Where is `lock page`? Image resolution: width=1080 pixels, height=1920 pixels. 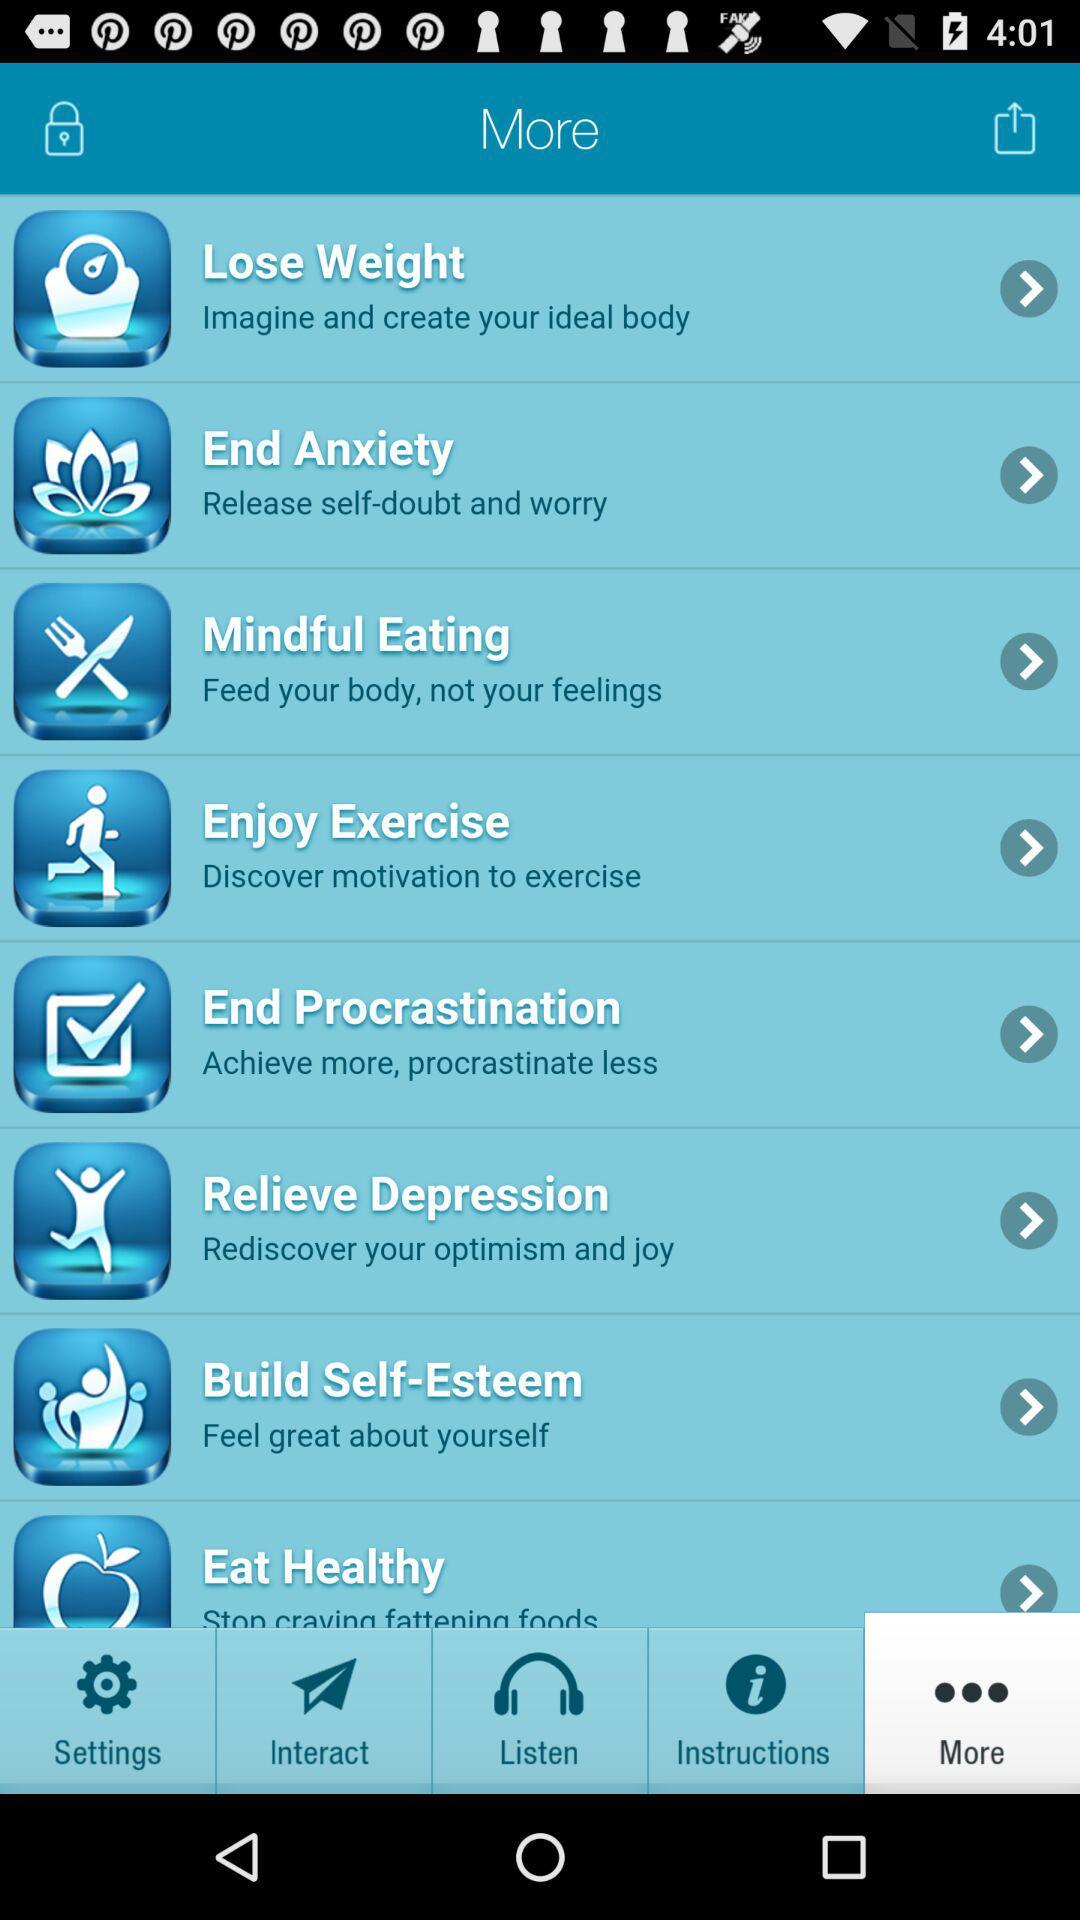
lock page is located at coordinates (63, 127).